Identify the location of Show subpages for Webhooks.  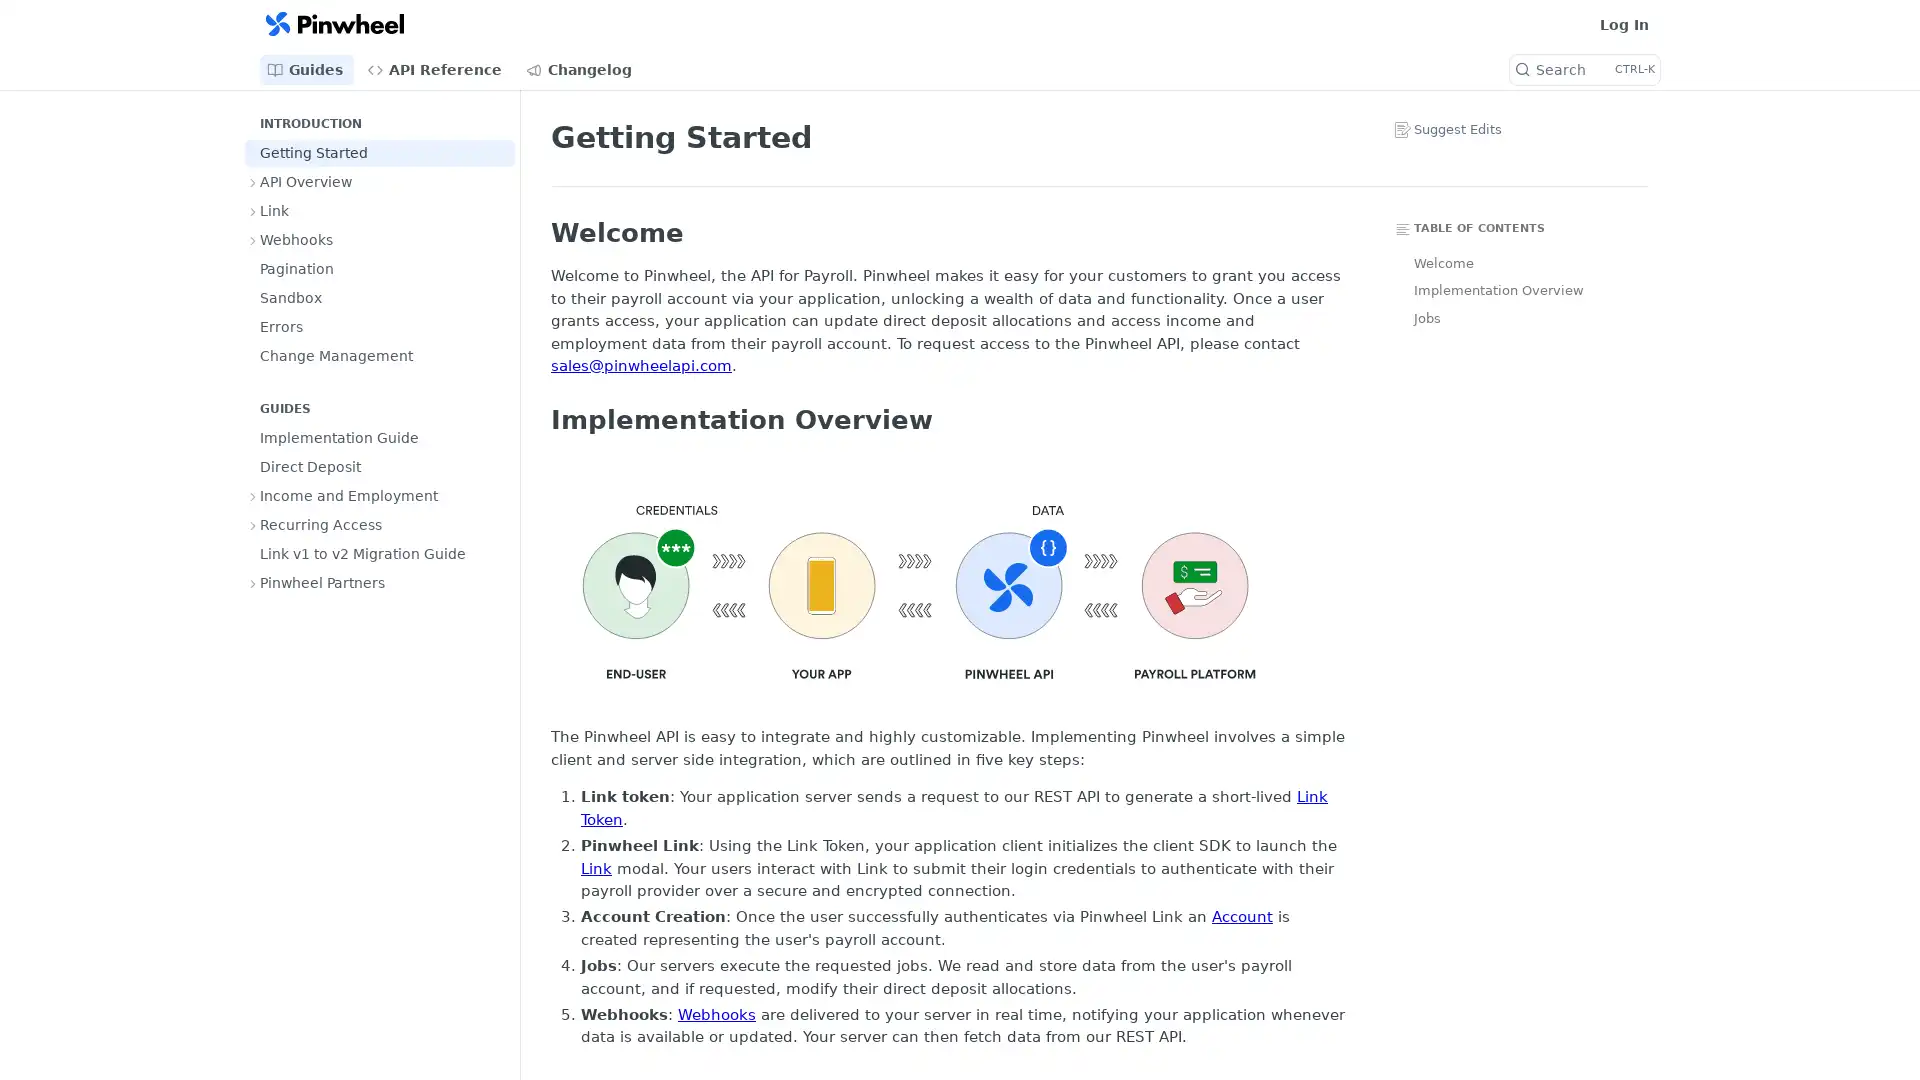
(253, 238).